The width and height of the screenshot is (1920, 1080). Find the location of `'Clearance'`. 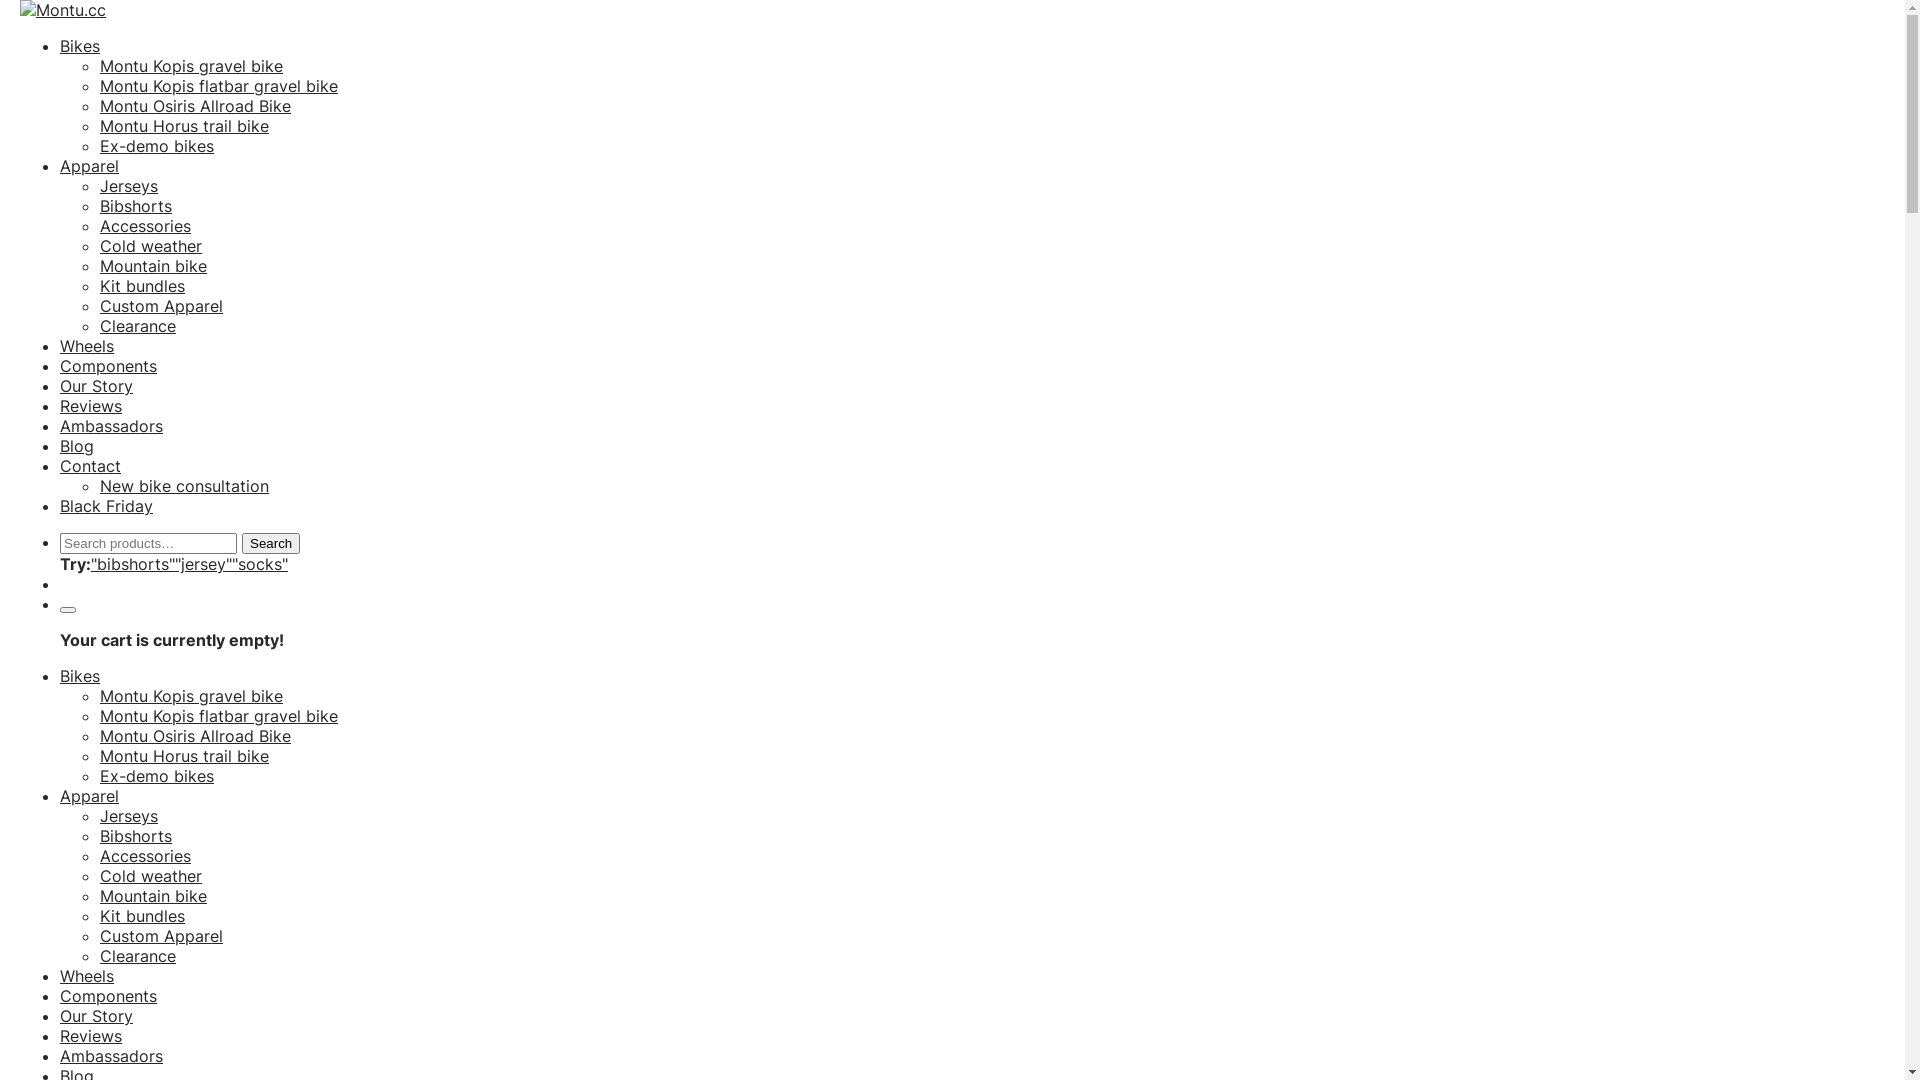

'Clearance' is located at coordinates (99, 955).